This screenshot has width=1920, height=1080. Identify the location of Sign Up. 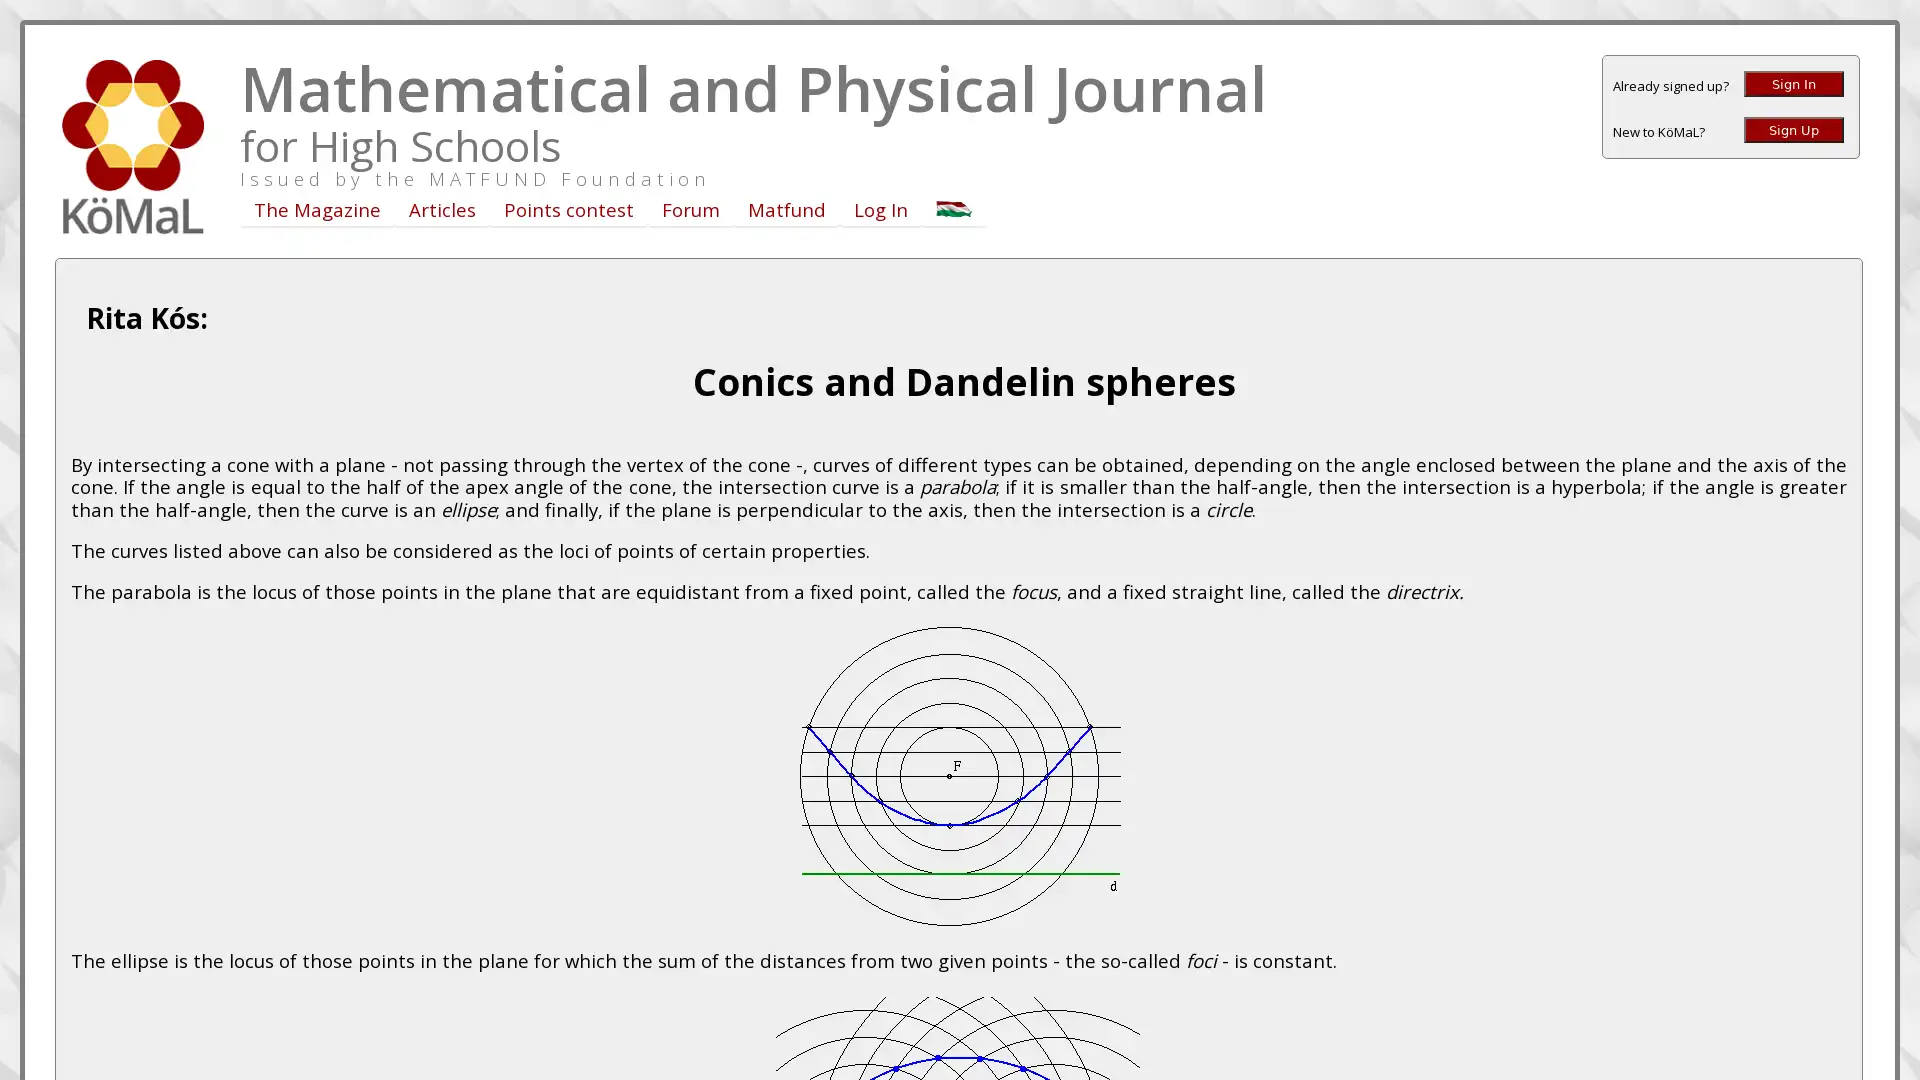
(1794, 130).